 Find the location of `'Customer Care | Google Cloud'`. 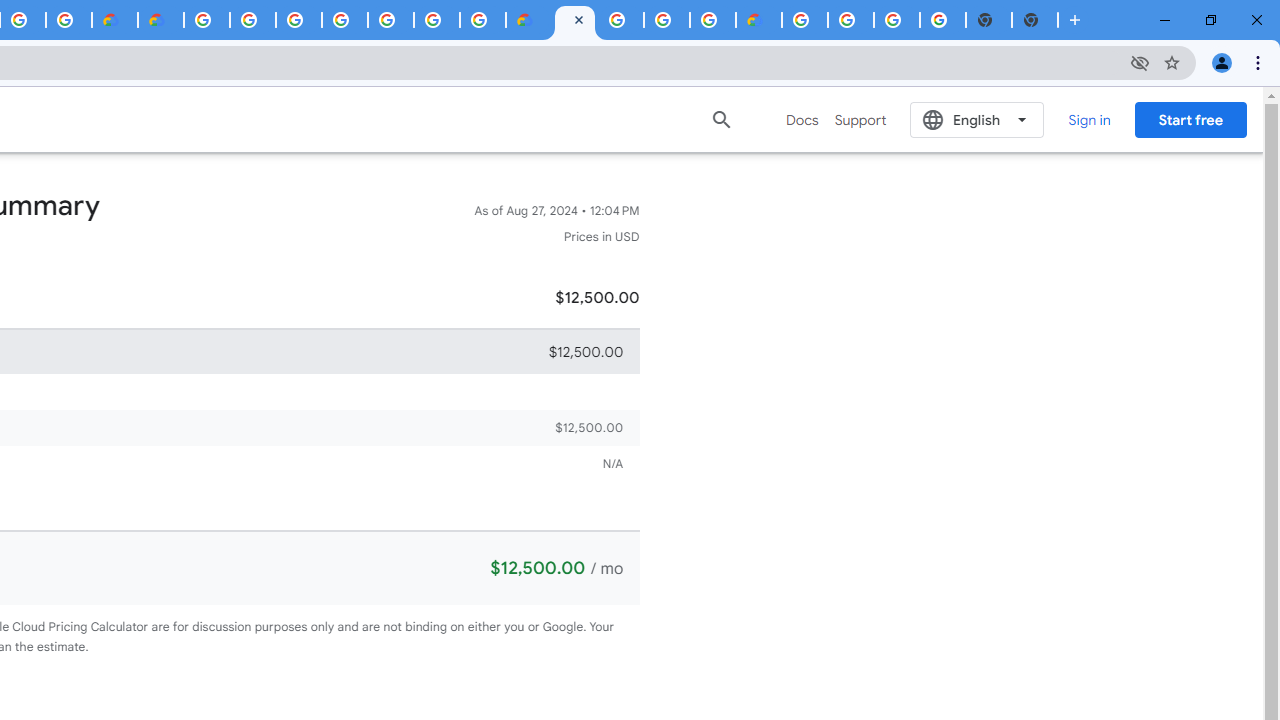

'Customer Care | Google Cloud' is located at coordinates (528, 20).